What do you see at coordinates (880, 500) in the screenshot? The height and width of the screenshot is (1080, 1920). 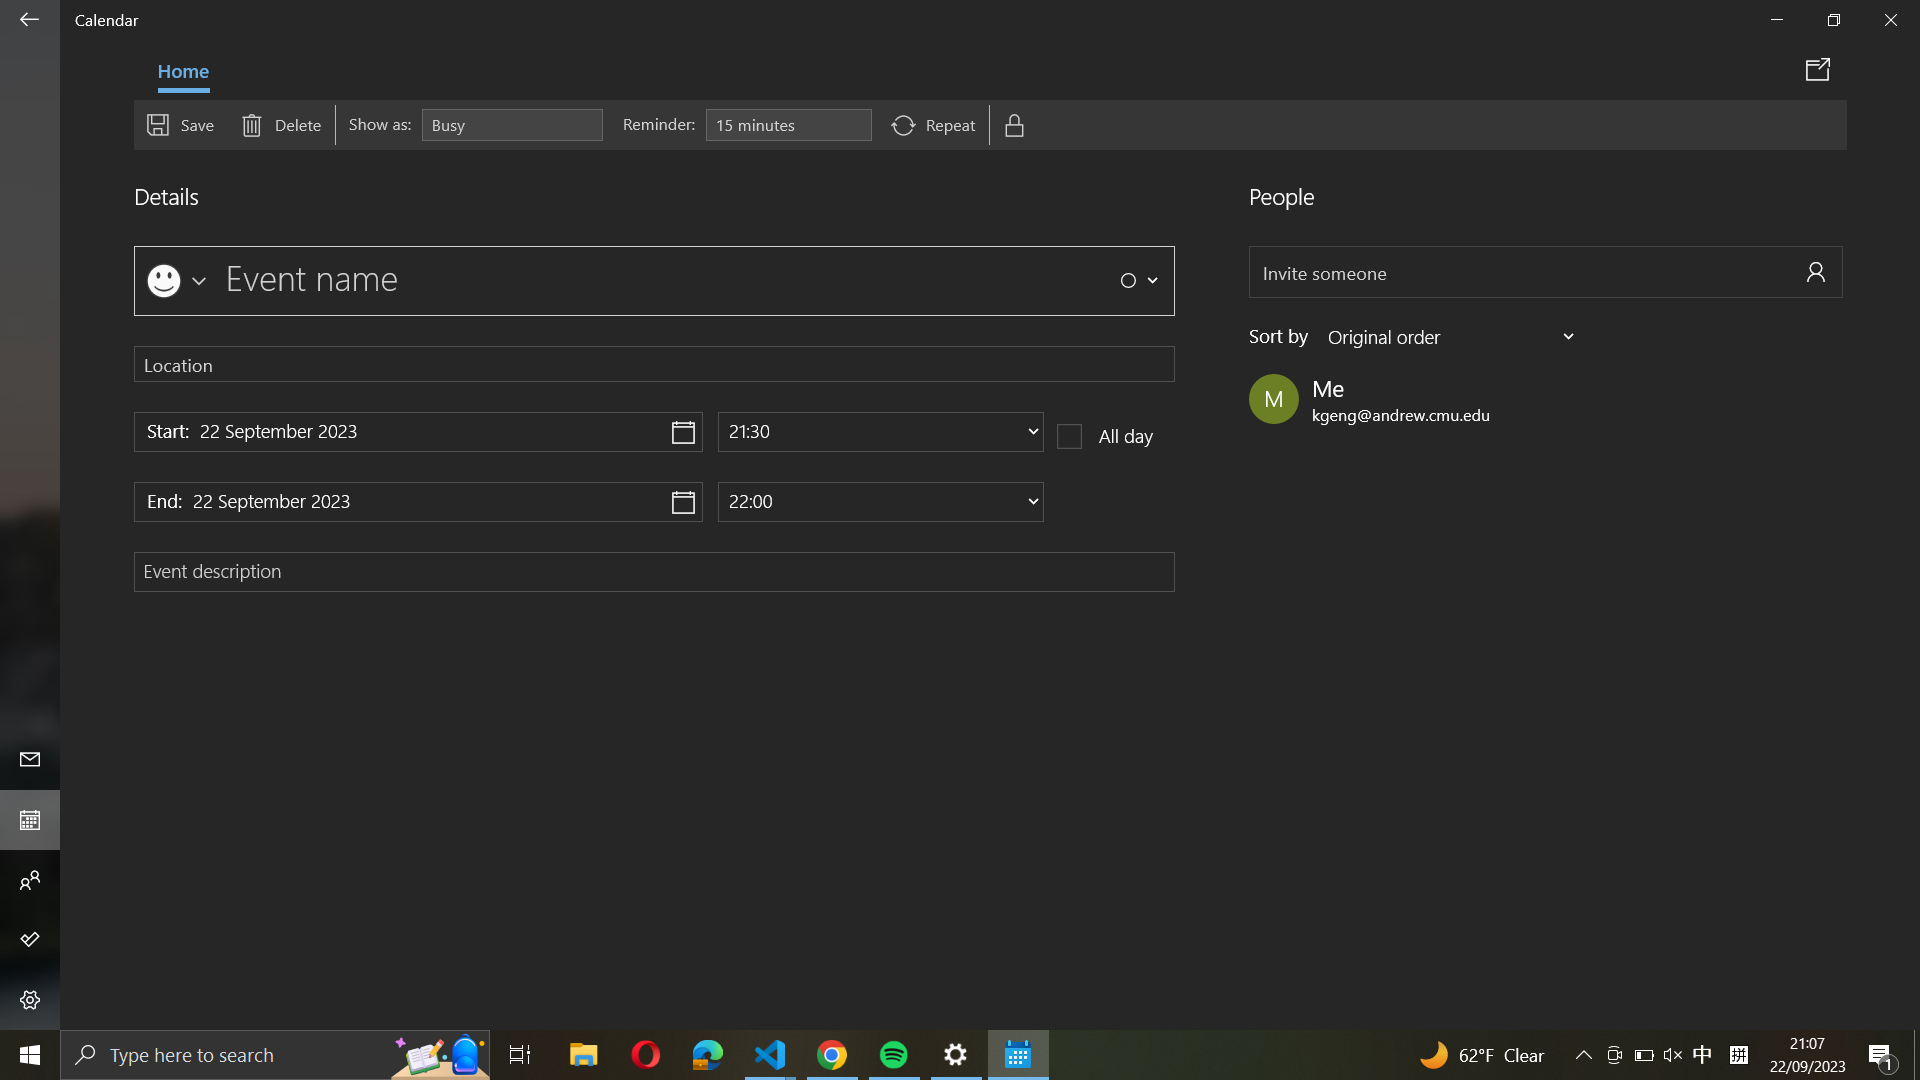 I see `event end time to 7:00 PM` at bounding box center [880, 500].